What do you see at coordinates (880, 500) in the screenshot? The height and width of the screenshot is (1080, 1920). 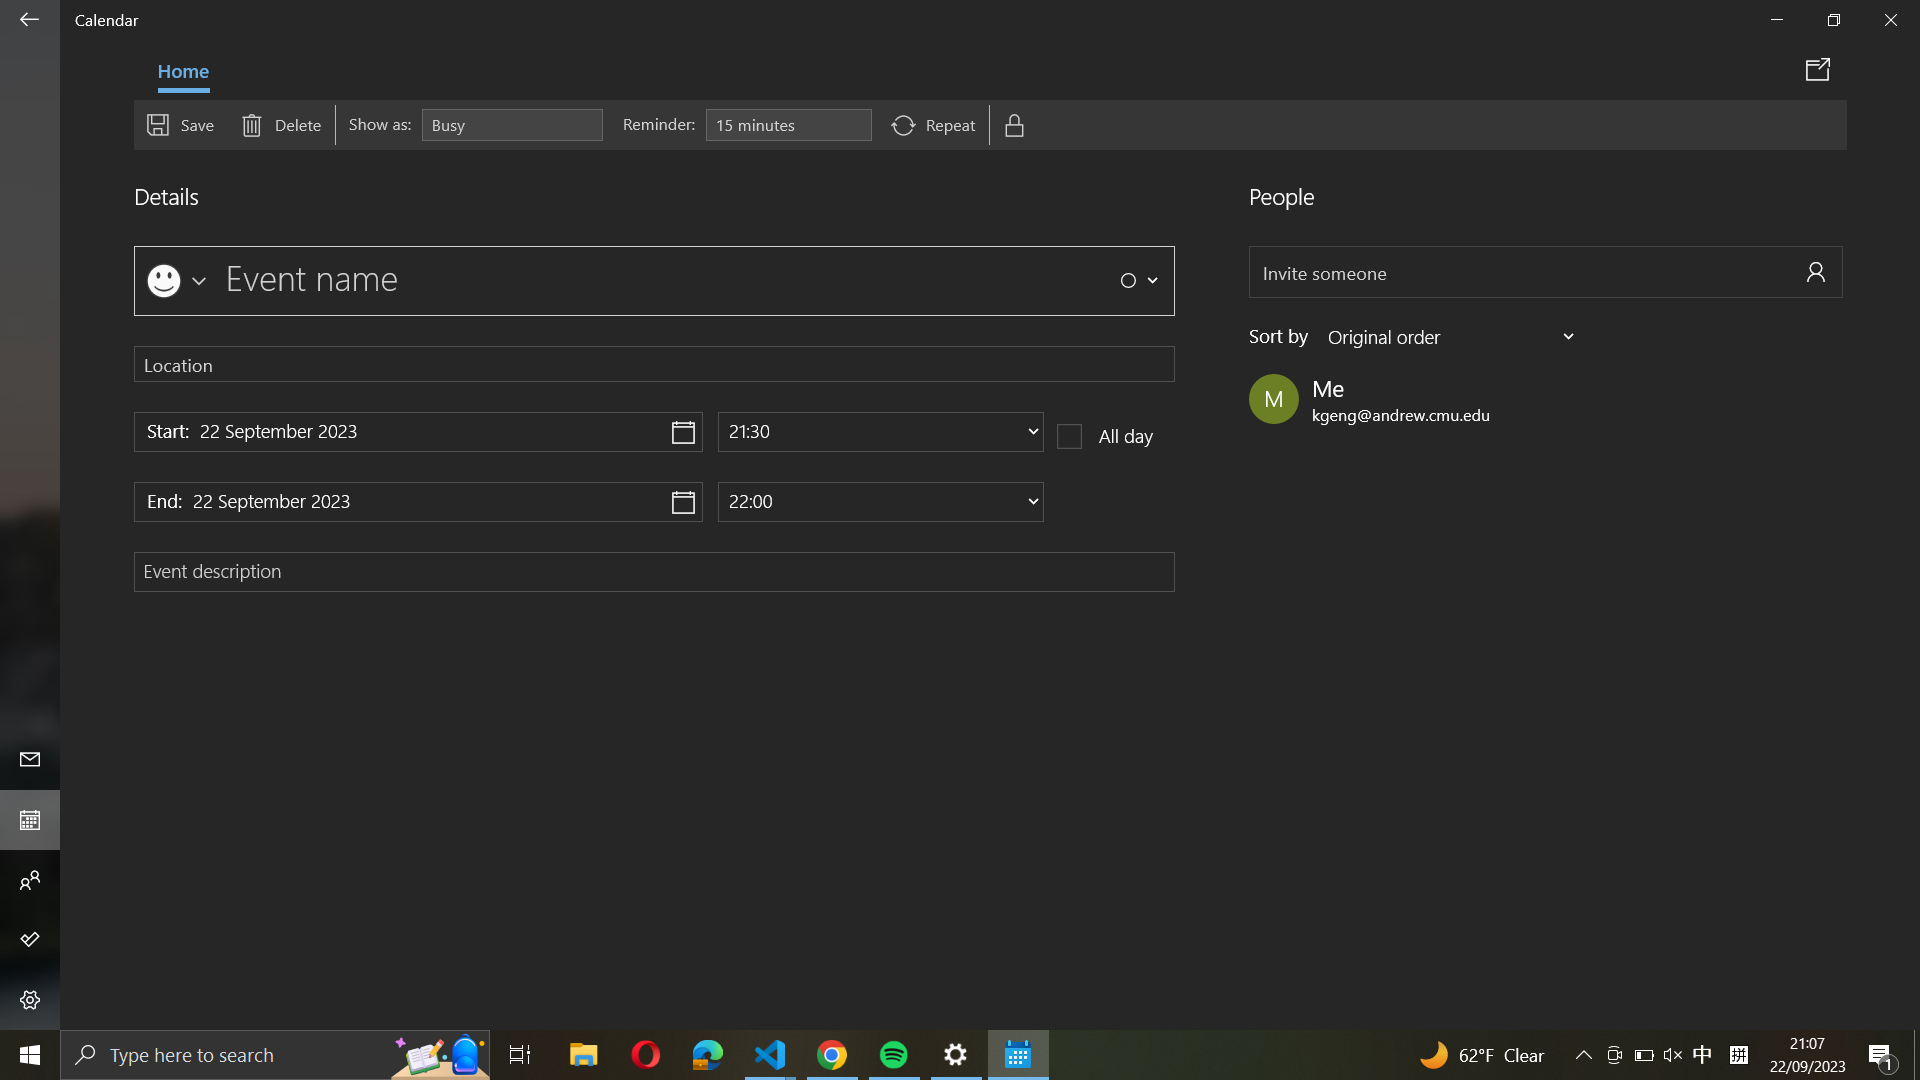 I see `event end time to 7:00 PM` at bounding box center [880, 500].